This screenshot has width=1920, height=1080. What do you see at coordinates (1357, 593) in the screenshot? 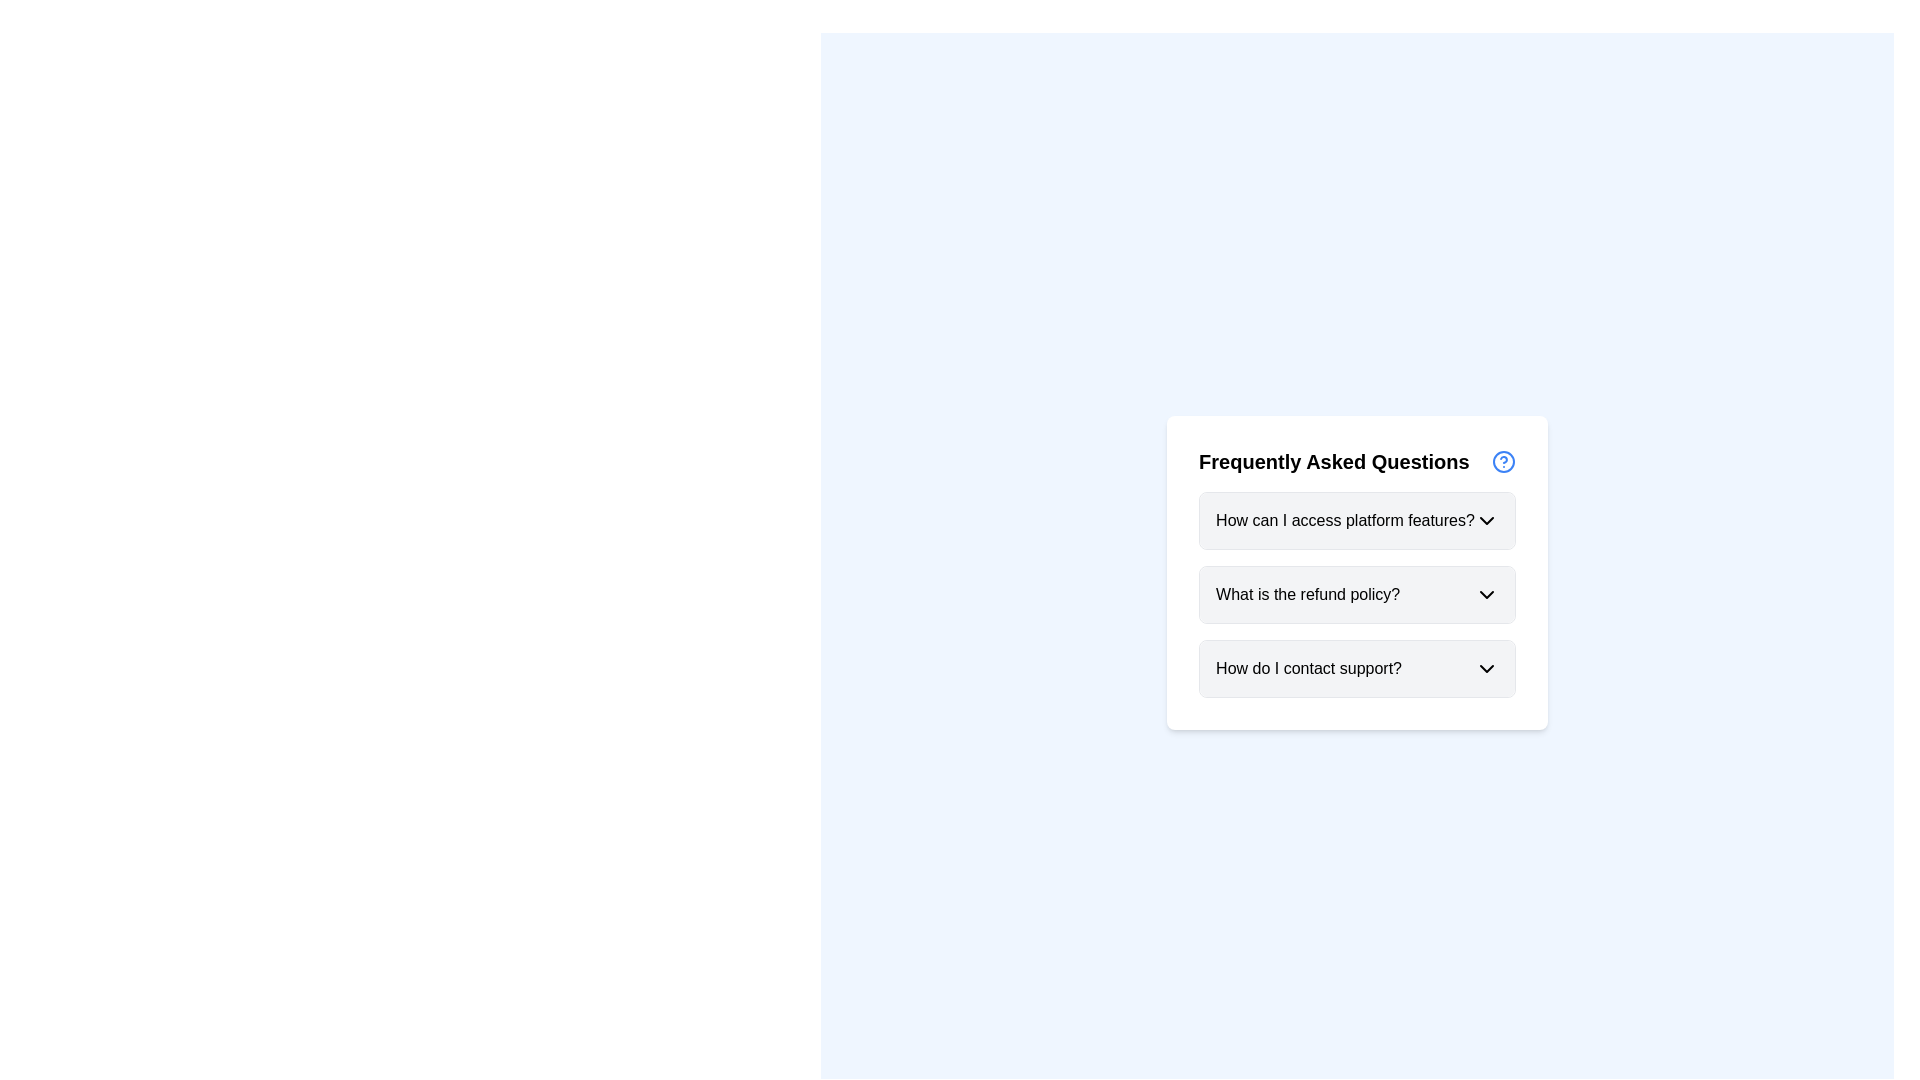
I see `the second FAQ question entry in the 'Frequently Asked Questions' card` at bounding box center [1357, 593].